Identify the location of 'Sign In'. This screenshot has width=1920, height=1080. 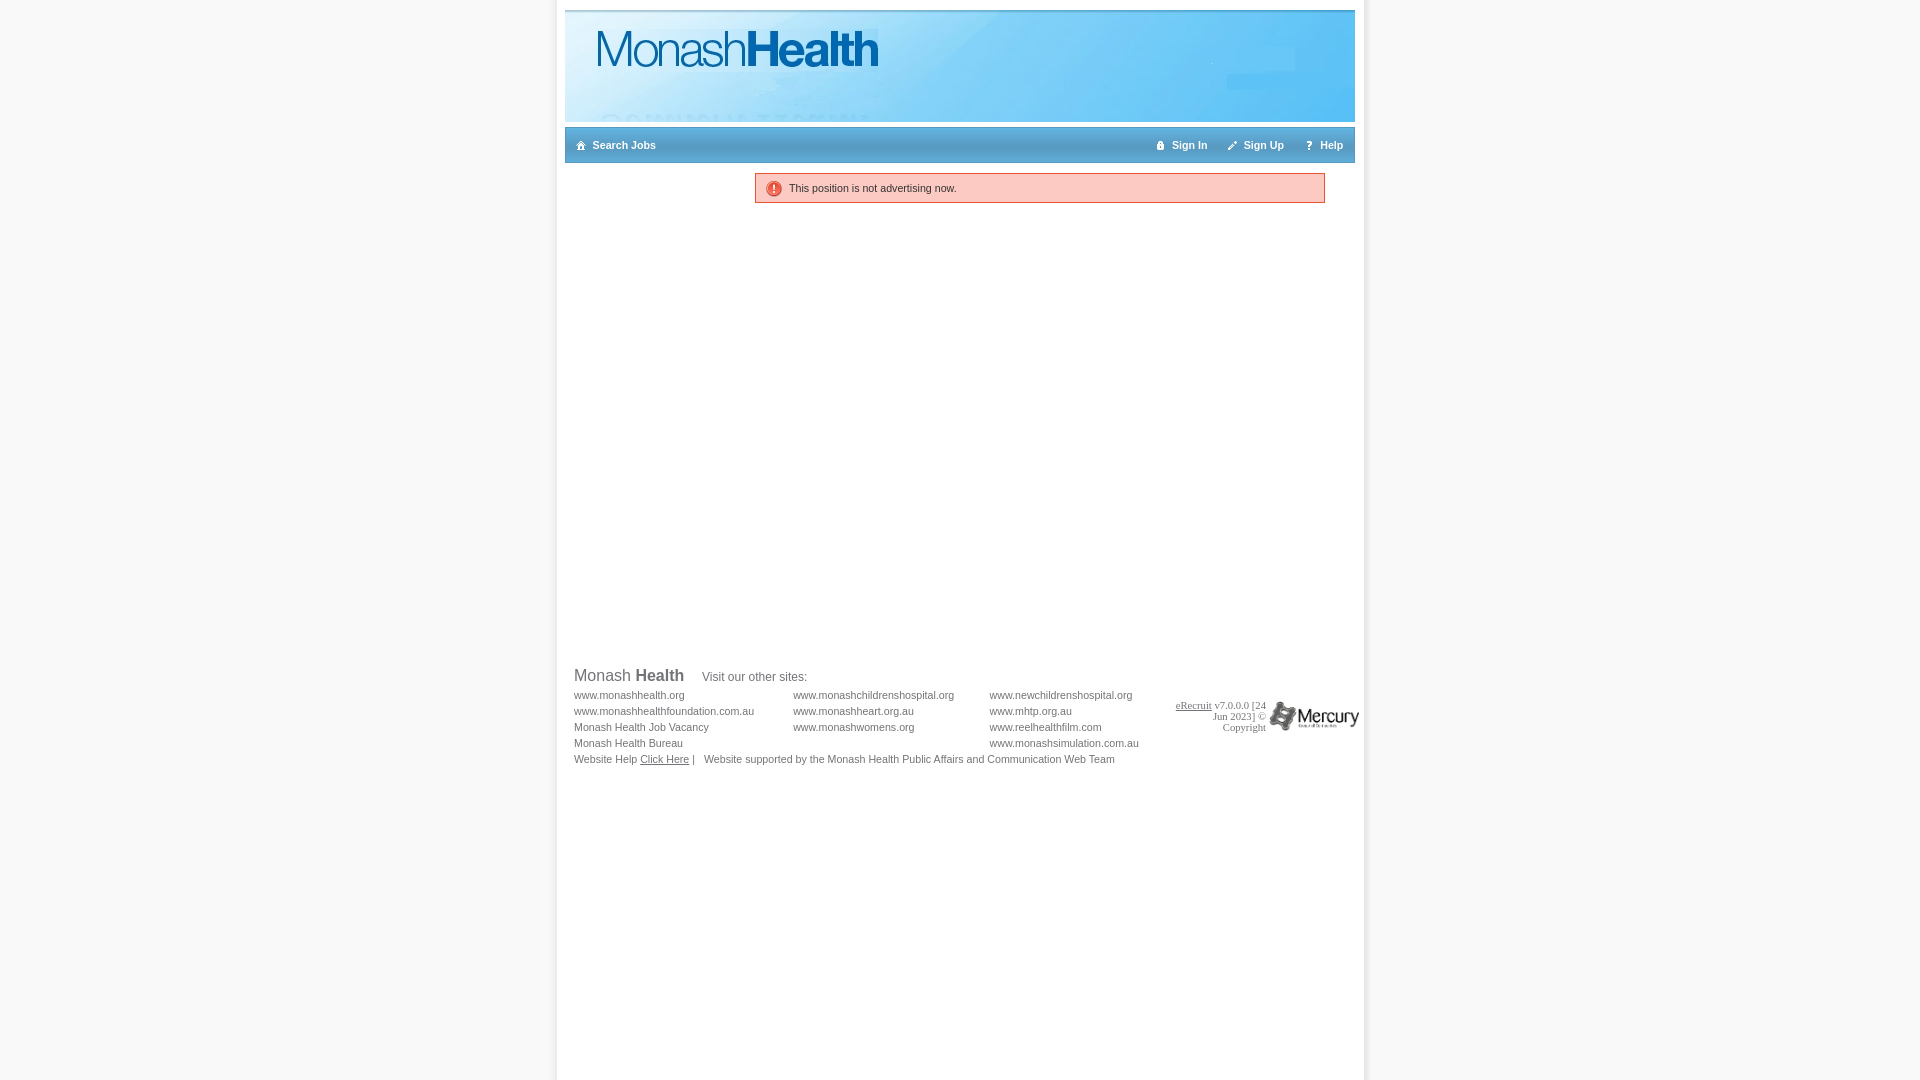
(1181, 144).